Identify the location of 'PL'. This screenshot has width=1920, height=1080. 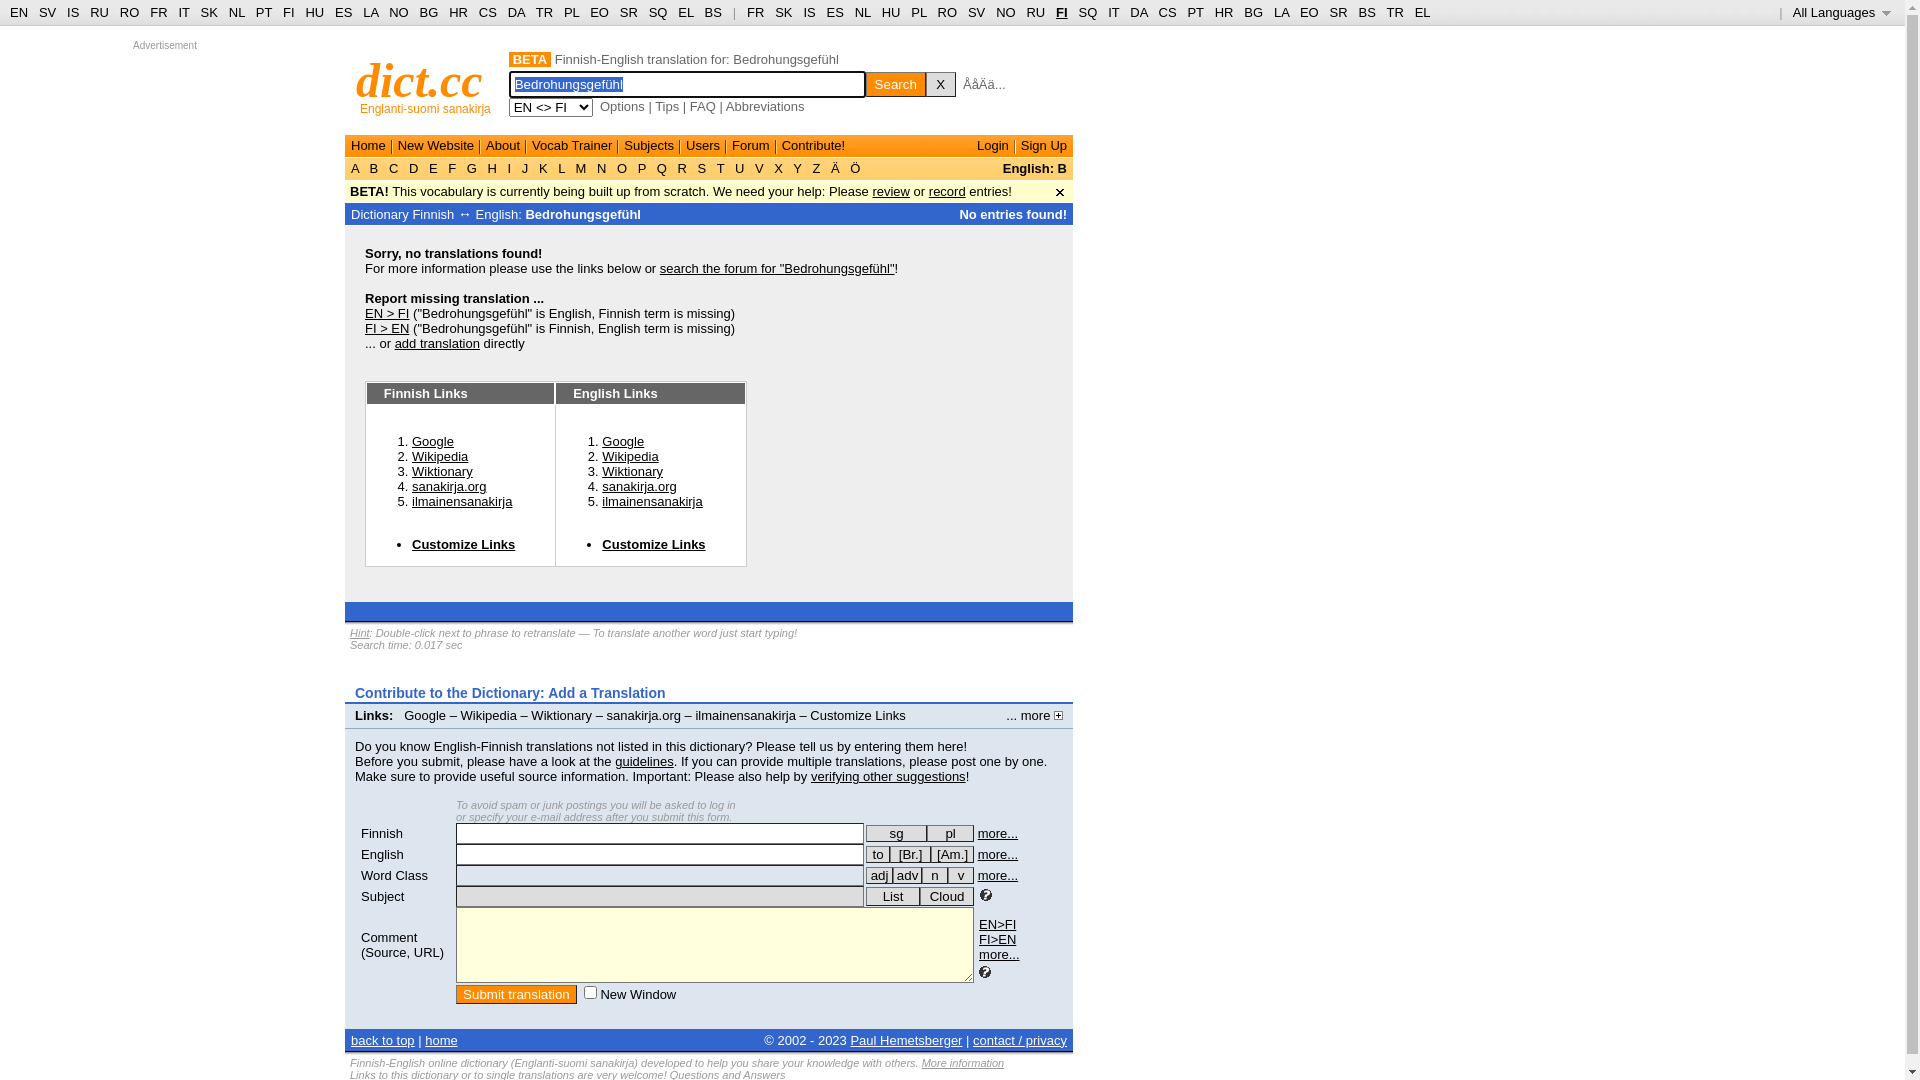
(917, 12).